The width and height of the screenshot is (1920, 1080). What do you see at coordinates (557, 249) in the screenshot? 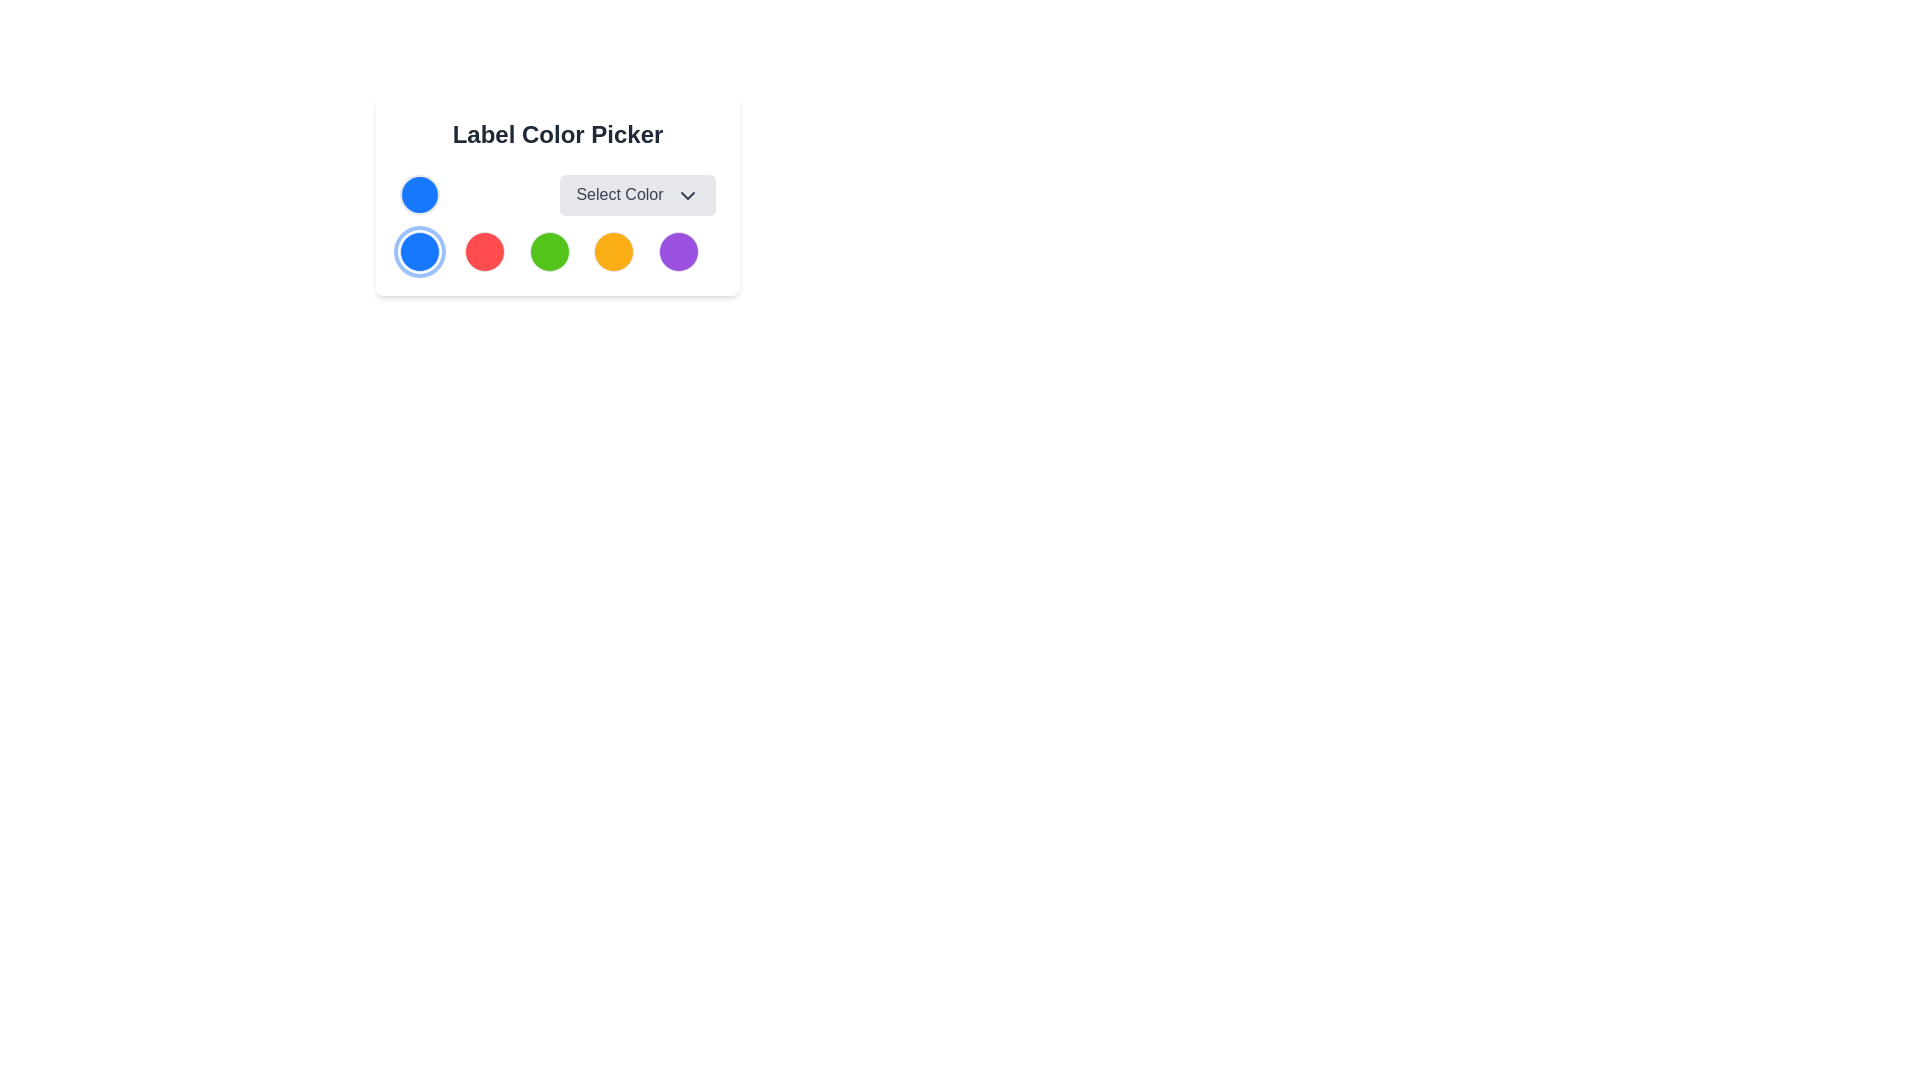
I see `the highlighted green circular button, which is the third button in a horizontal row of five circular buttons` at bounding box center [557, 249].